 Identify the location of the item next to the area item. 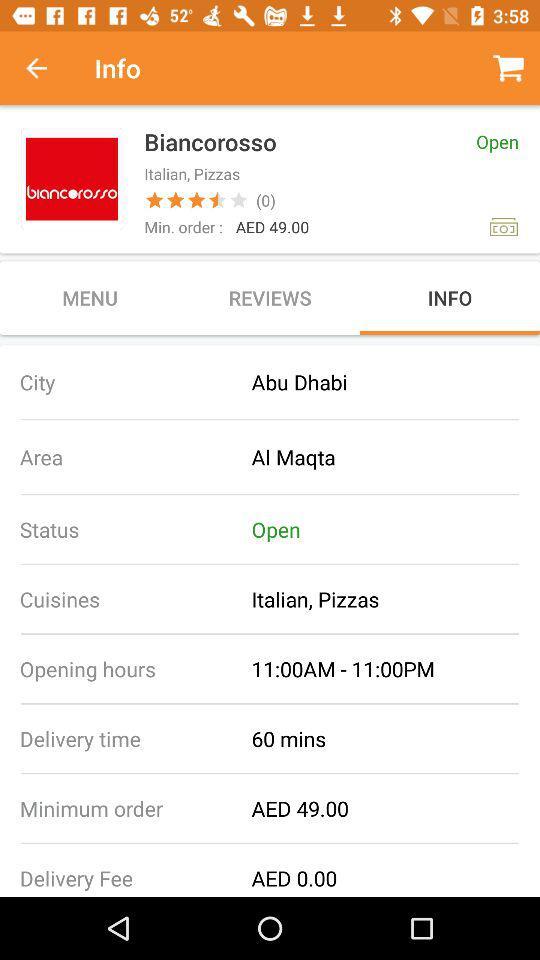
(395, 457).